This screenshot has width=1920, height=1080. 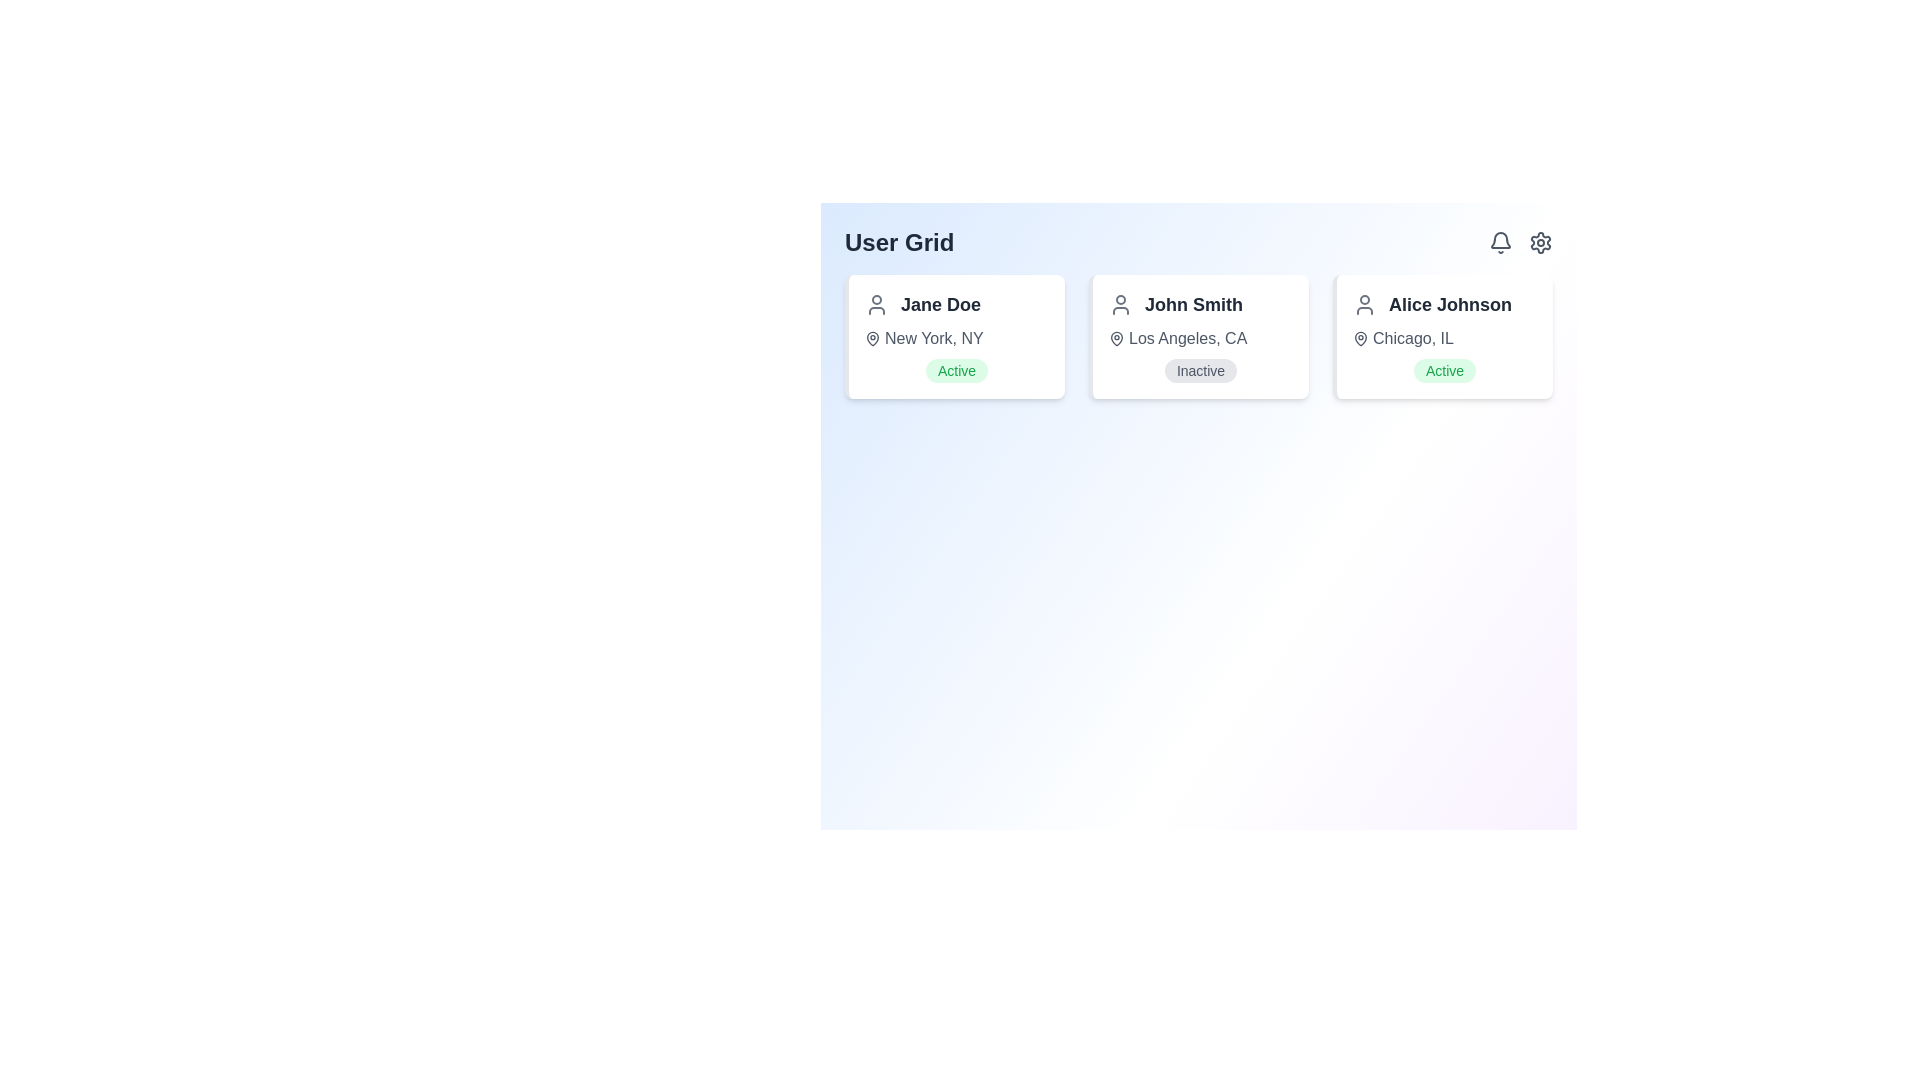 What do you see at coordinates (1121, 304) in the screenshot?
I see `the user icon, which is a gray silhouette of a person, positioned to the left of the text 'John Smith' in the user identification card` at bounding box center [1121, 304].